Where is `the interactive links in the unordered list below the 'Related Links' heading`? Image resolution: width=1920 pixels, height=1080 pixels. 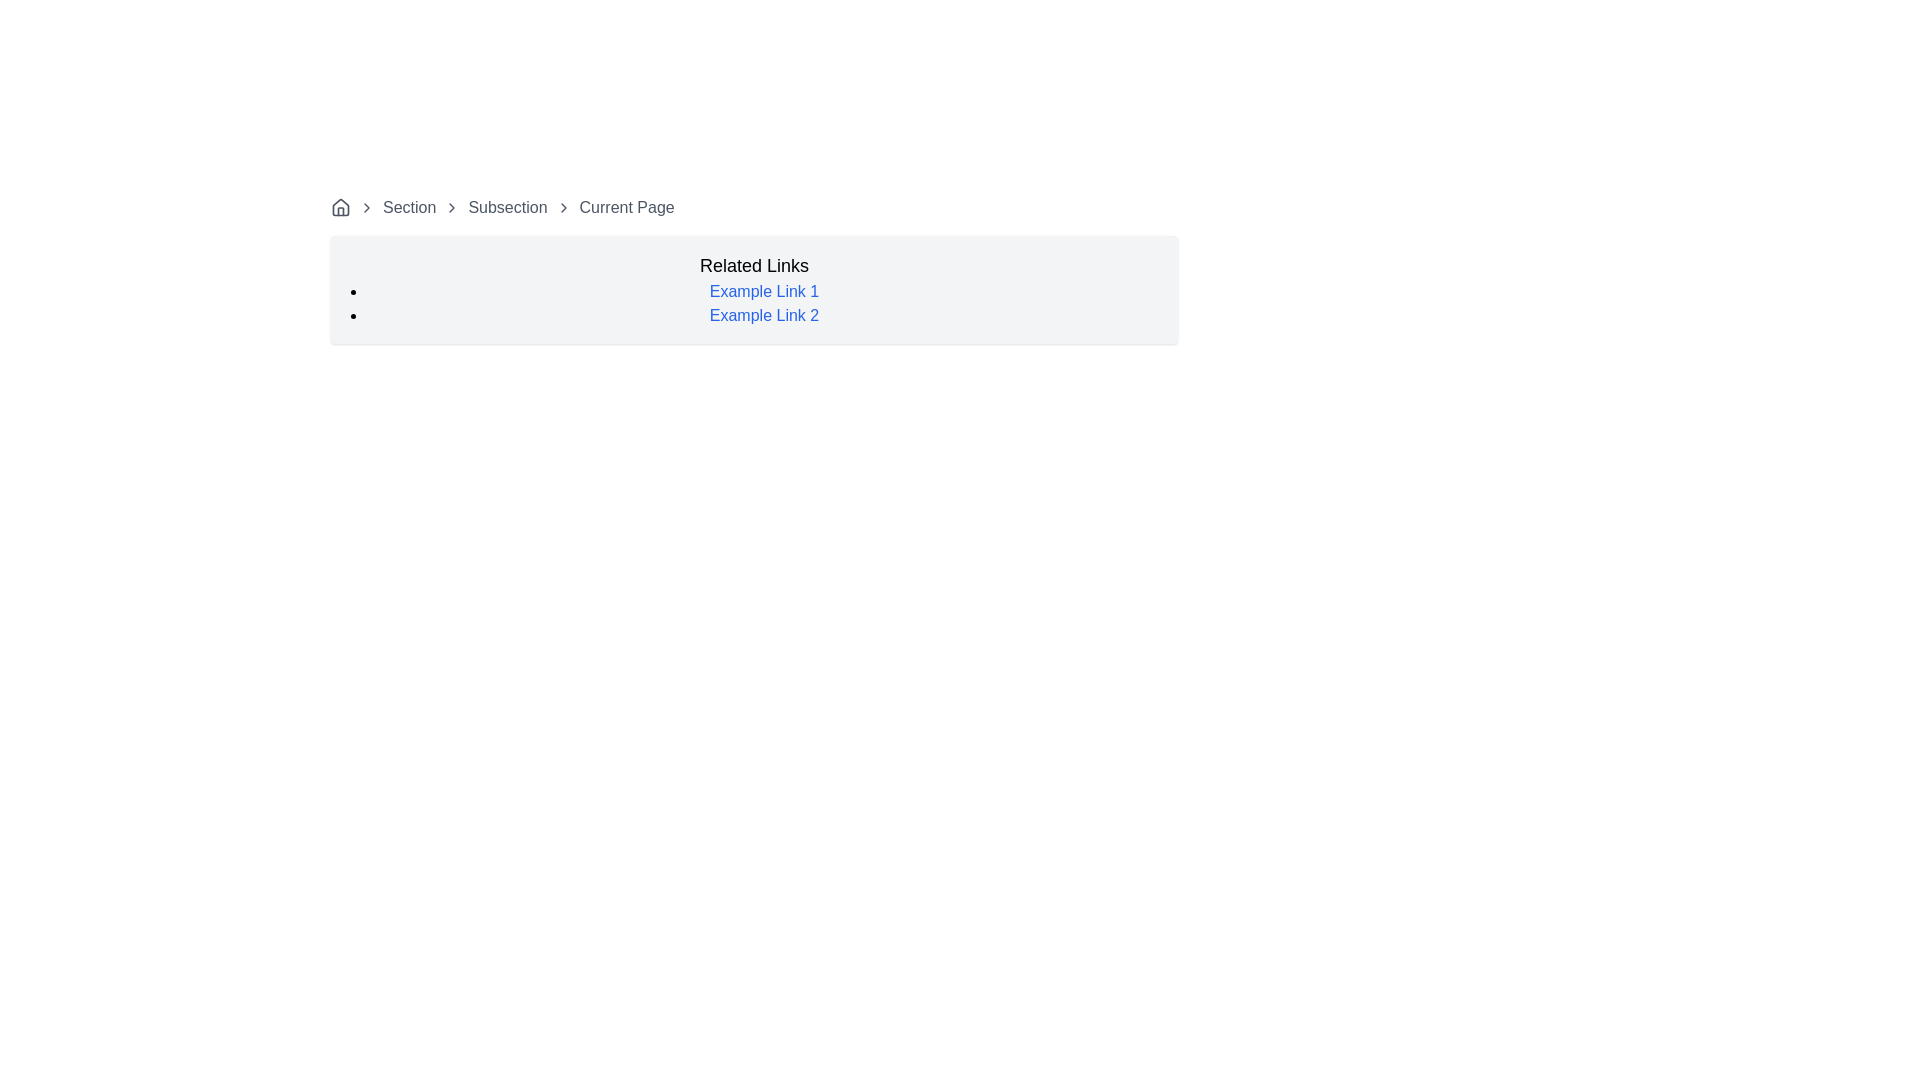
the interactive links in the unordered list below the 'Related Links' heading is located at coordinates (763, 304).